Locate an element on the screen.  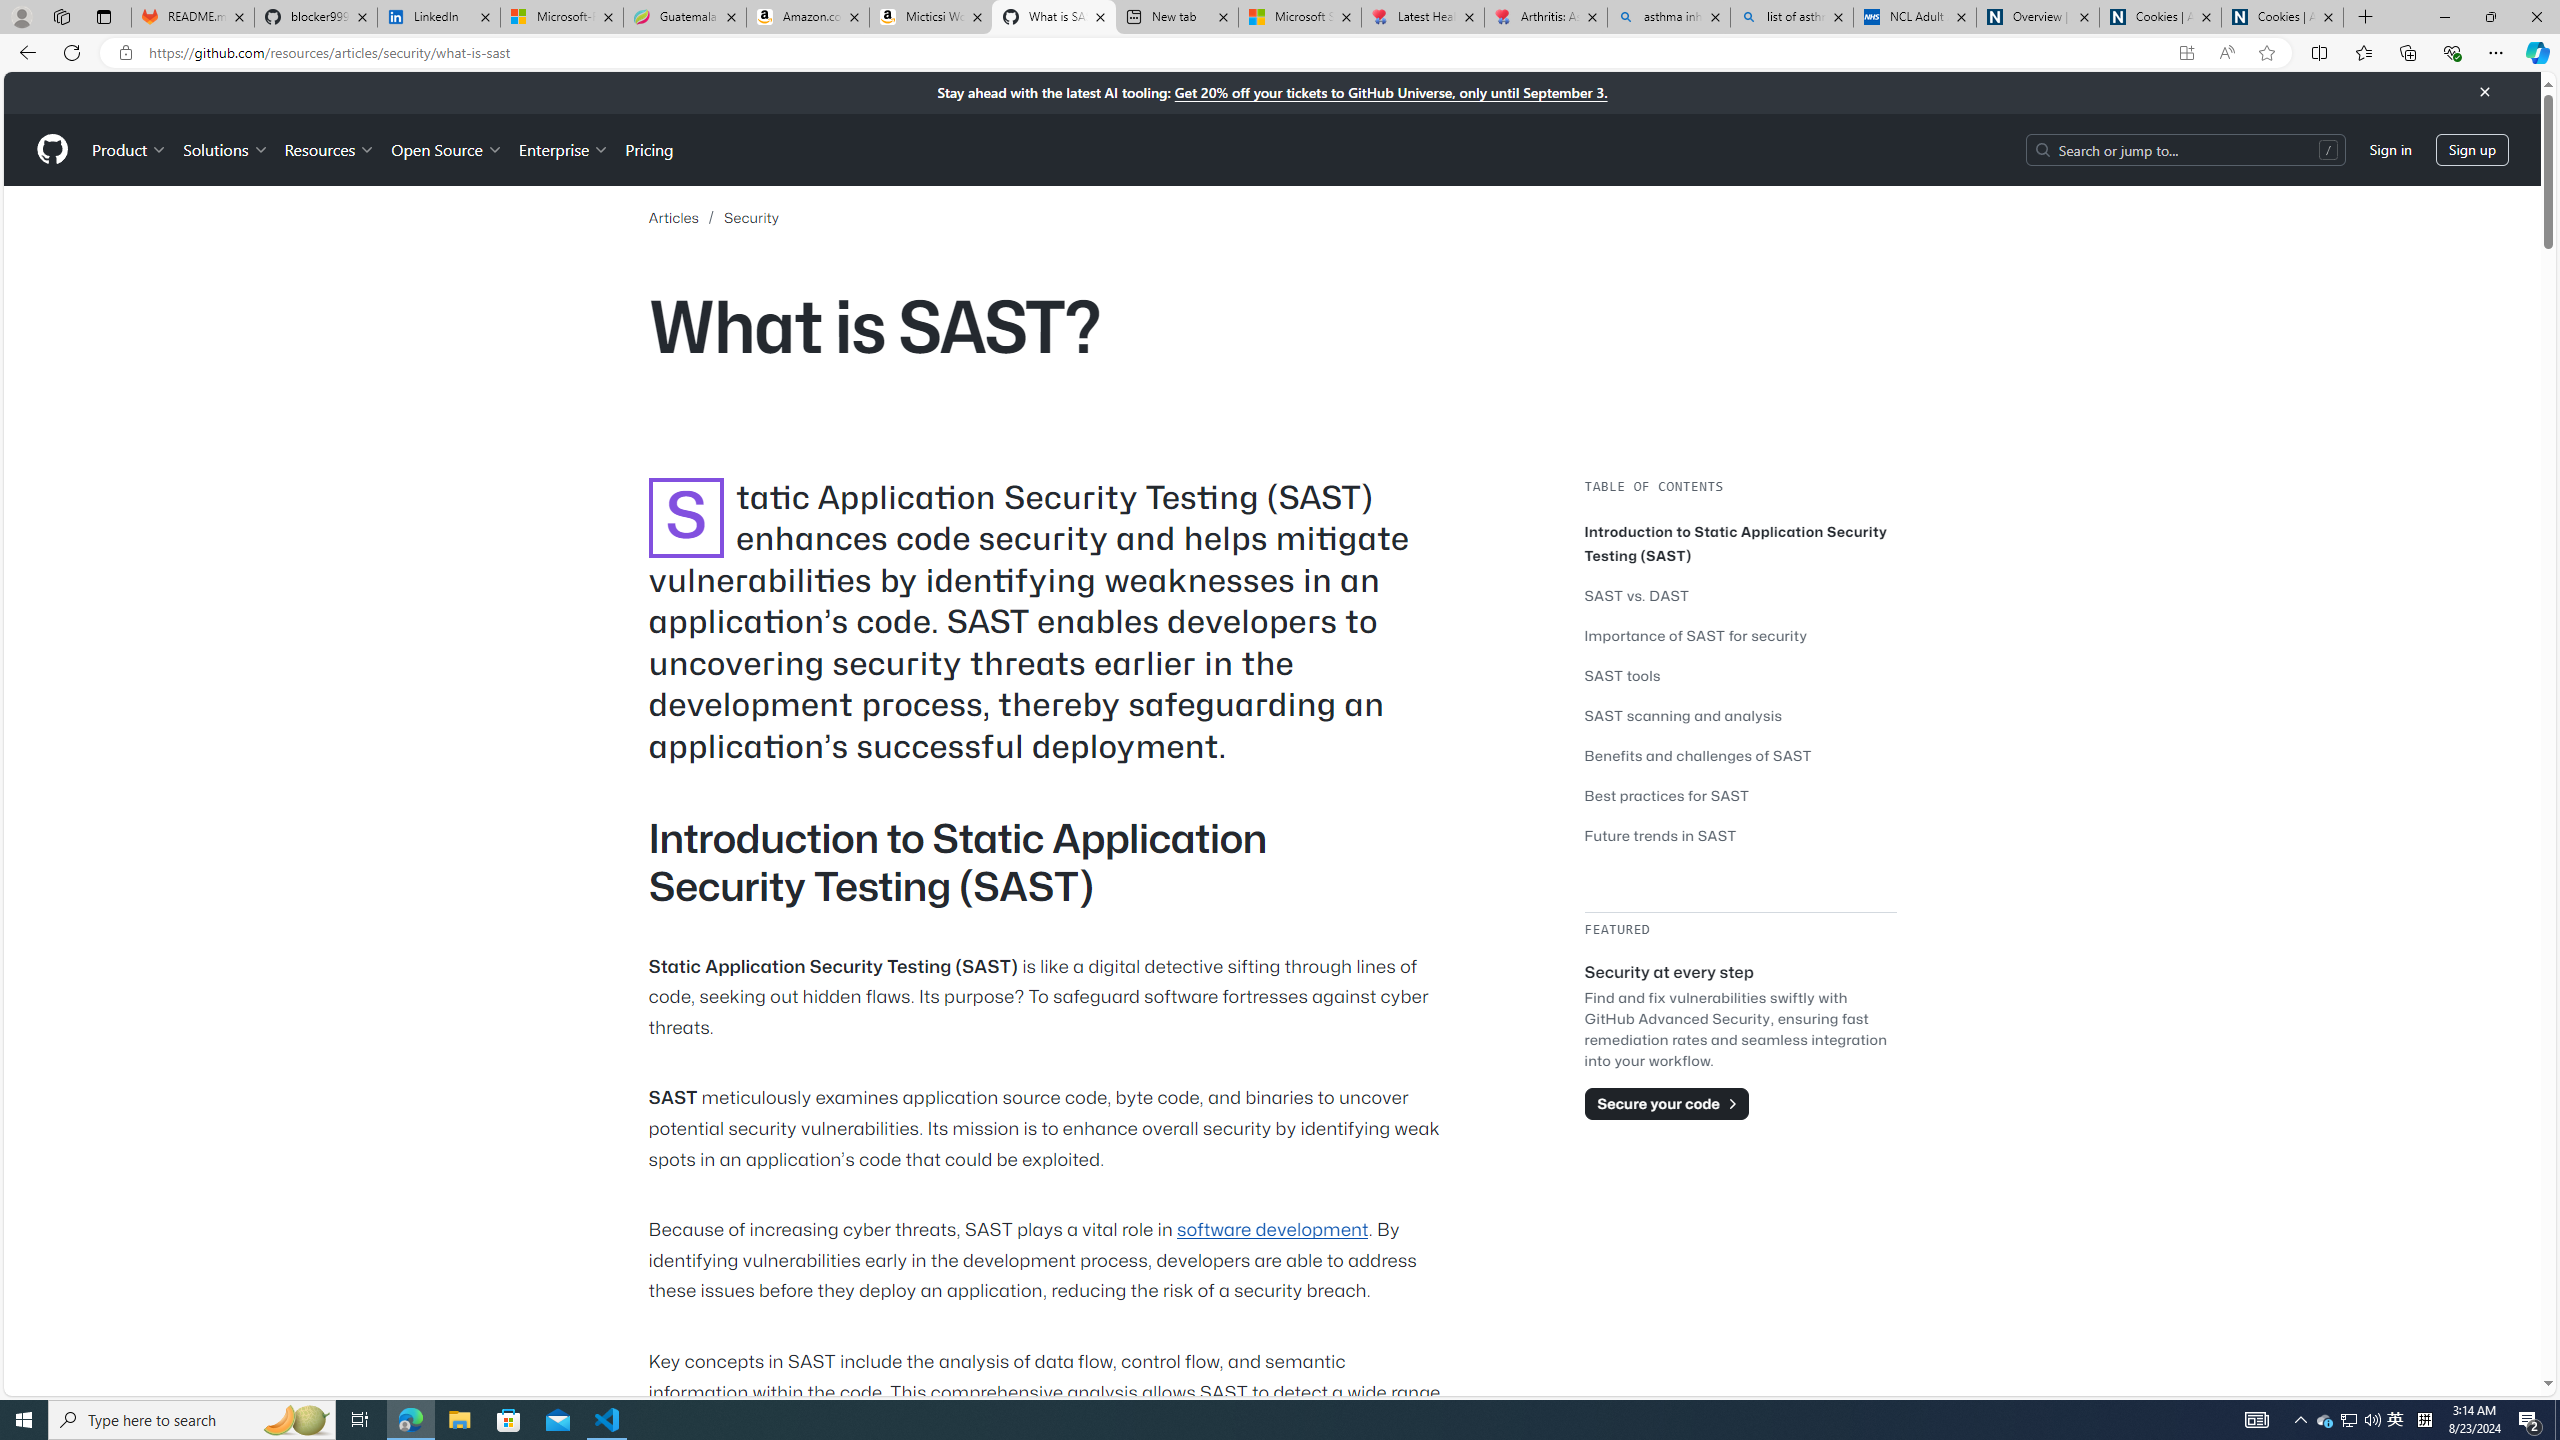
'Benefits and challenges of SAST' is located at coordinates (1740, 754).